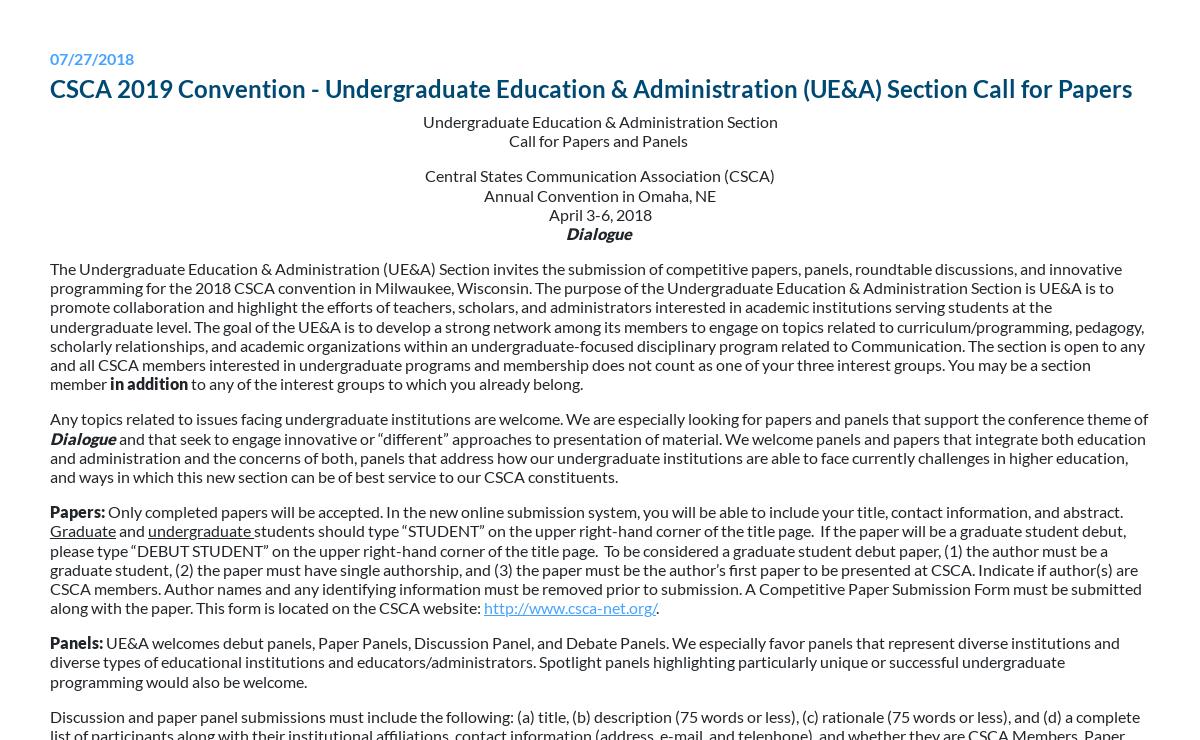 This screenshot has height=740, width=1200. Describe the element at coordinates (590, 86) in the screenshot. I see `'CSCA 2019 Convention - Undergraduate Education & Administration (UE&A) Section Call for Papers'` at that location.